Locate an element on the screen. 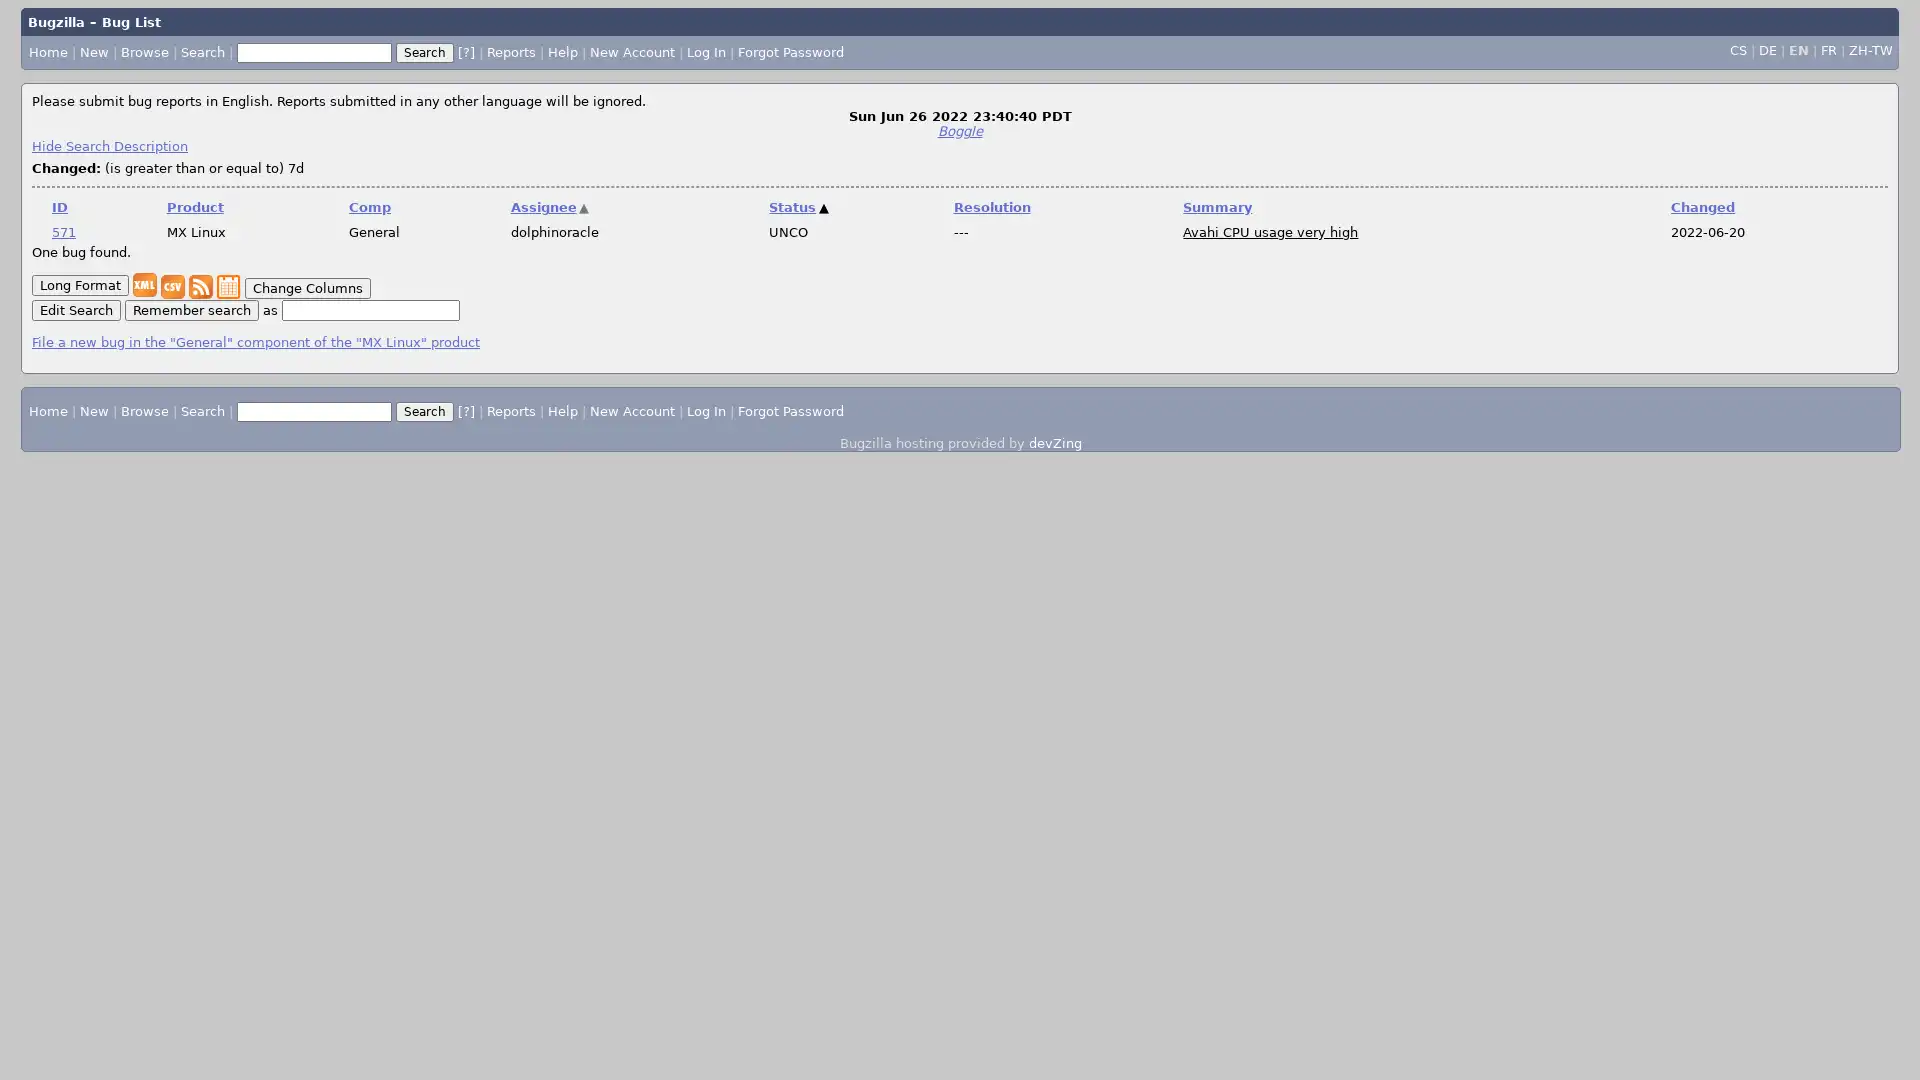 The image size is (1920, 1080). Change Columns is located at coordinates (306, 287).